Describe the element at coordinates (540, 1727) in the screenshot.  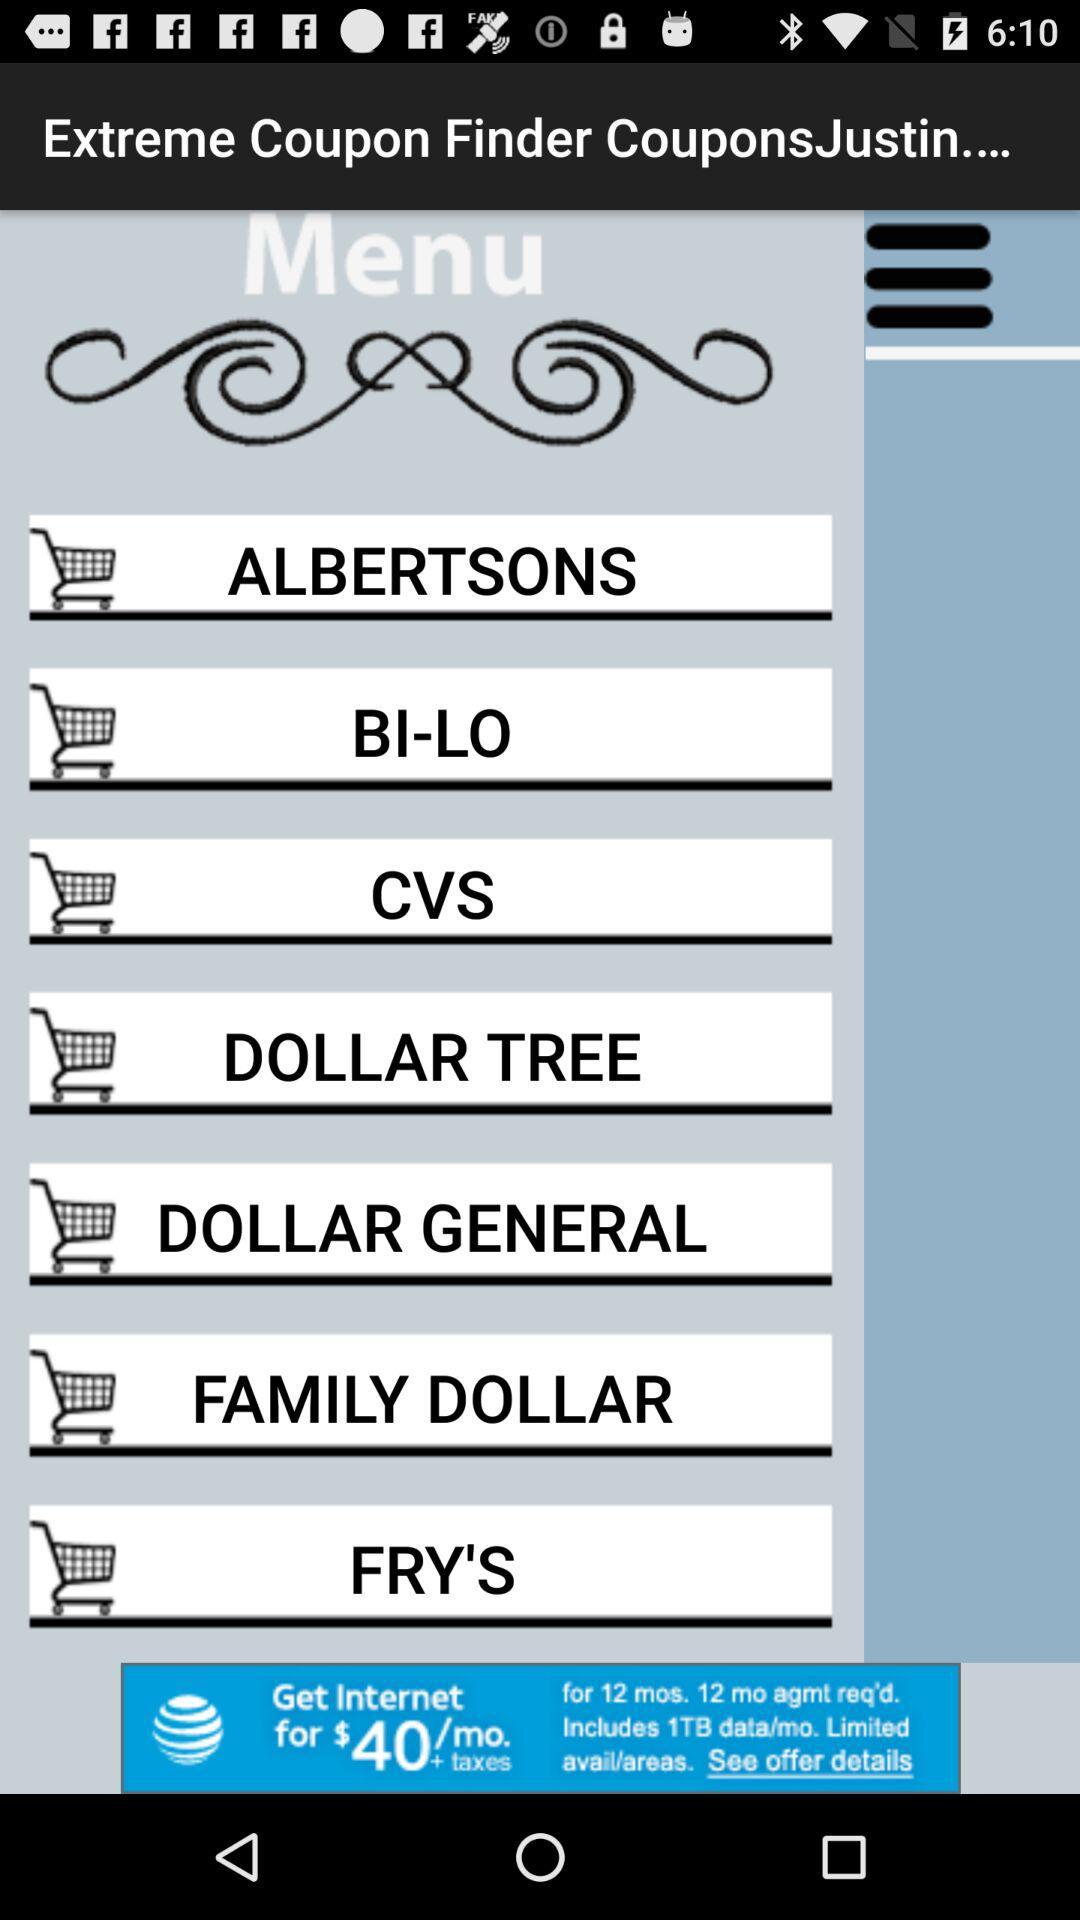
I see `advertisement at bottom` at that location.